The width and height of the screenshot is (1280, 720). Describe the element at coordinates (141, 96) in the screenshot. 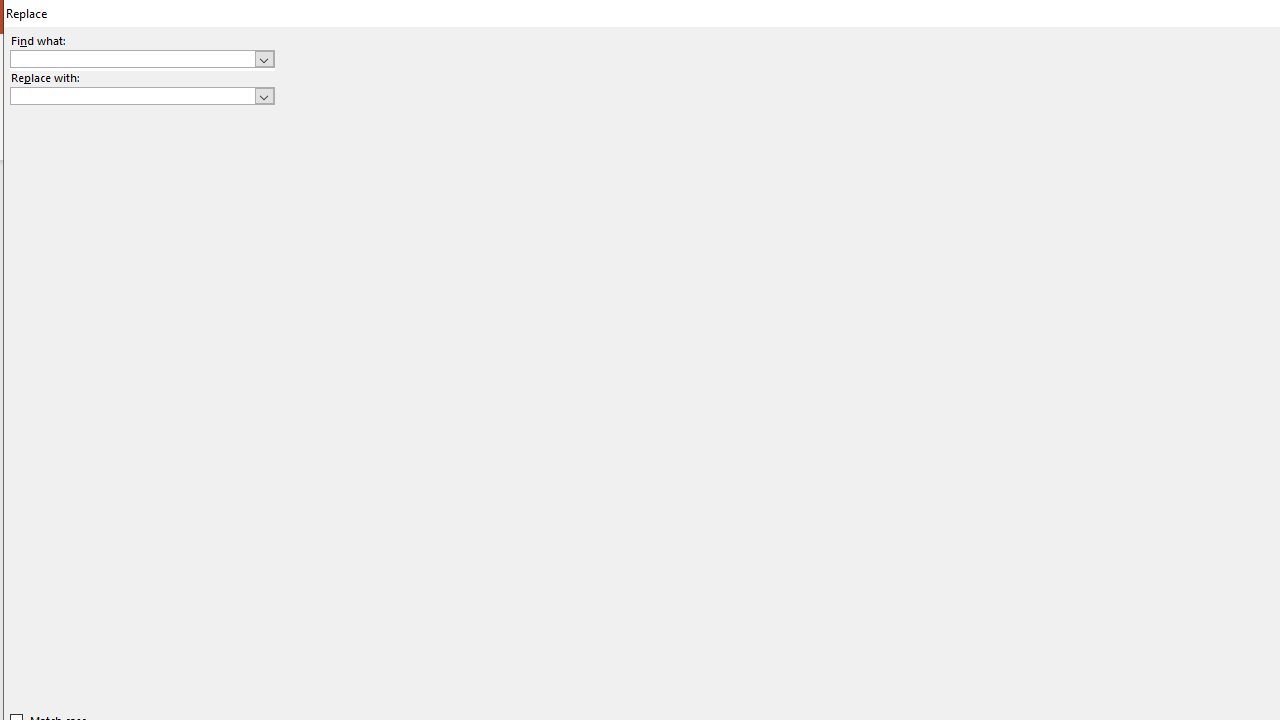

I see `'Replace with'` at that location.